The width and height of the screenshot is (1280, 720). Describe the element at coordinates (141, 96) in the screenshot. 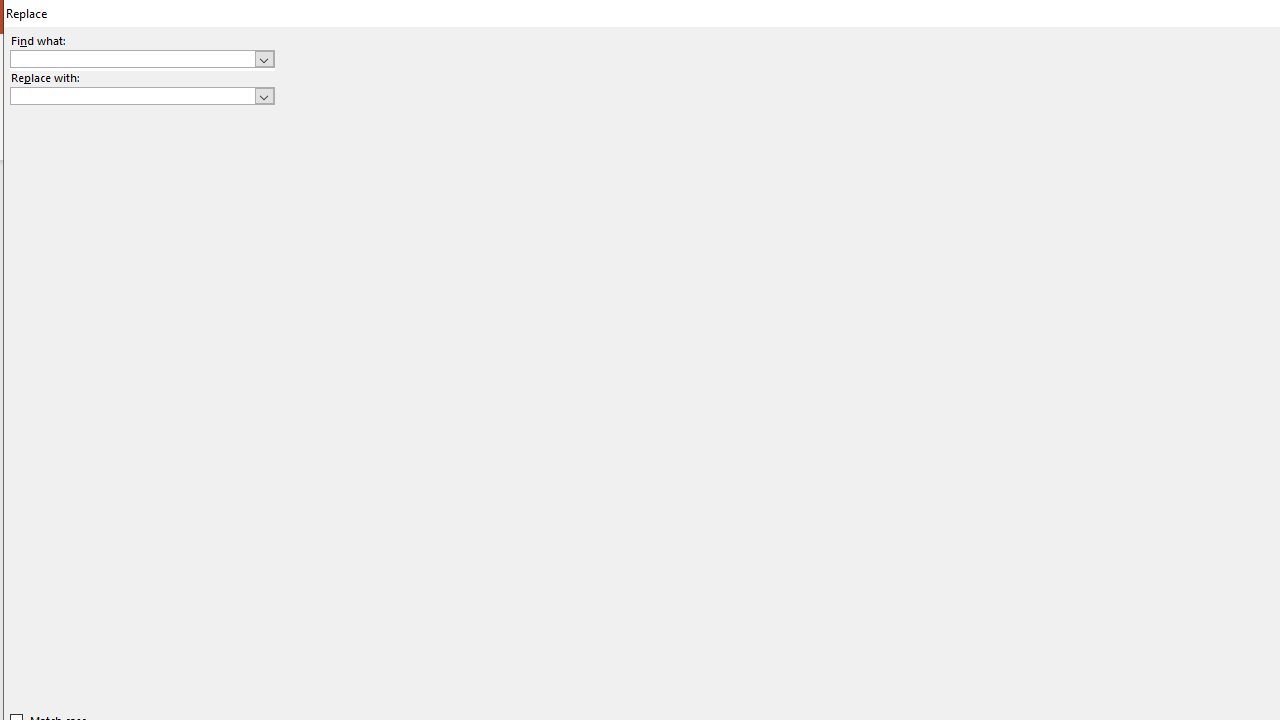

I see `'Replace with'` at that location.